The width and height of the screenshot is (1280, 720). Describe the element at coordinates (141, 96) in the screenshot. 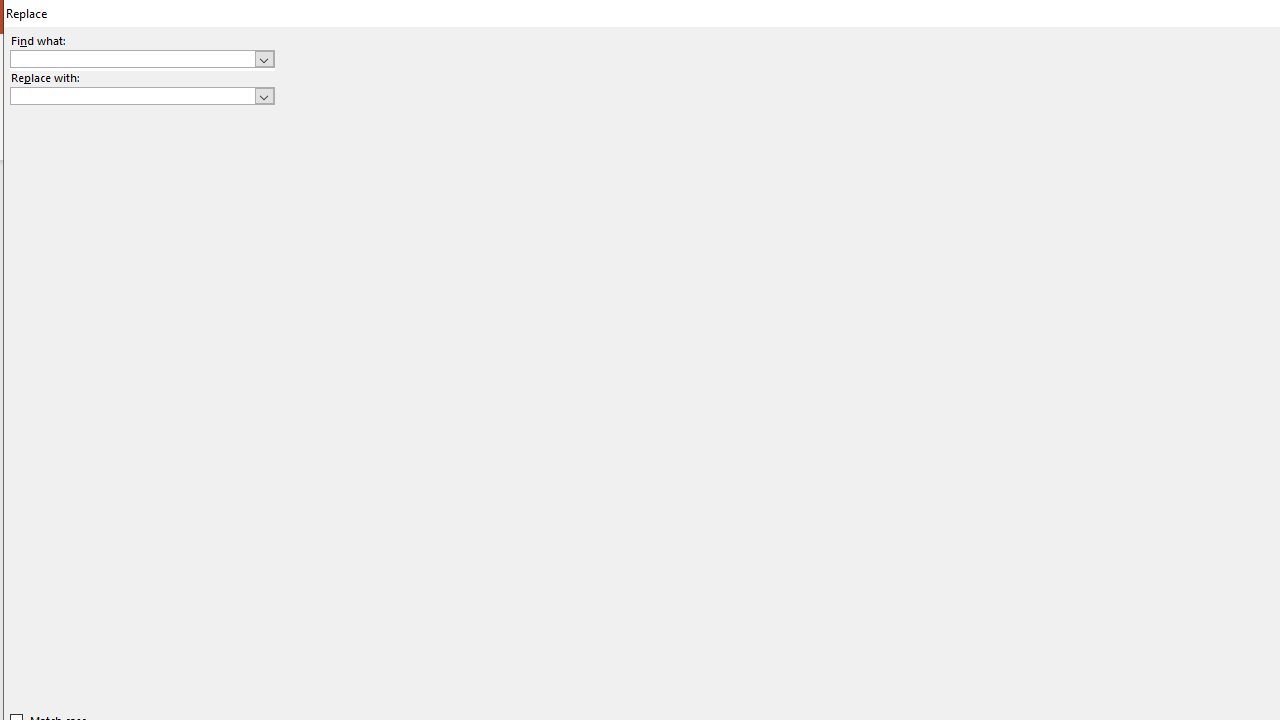

I see `'Replace with'` at that location.